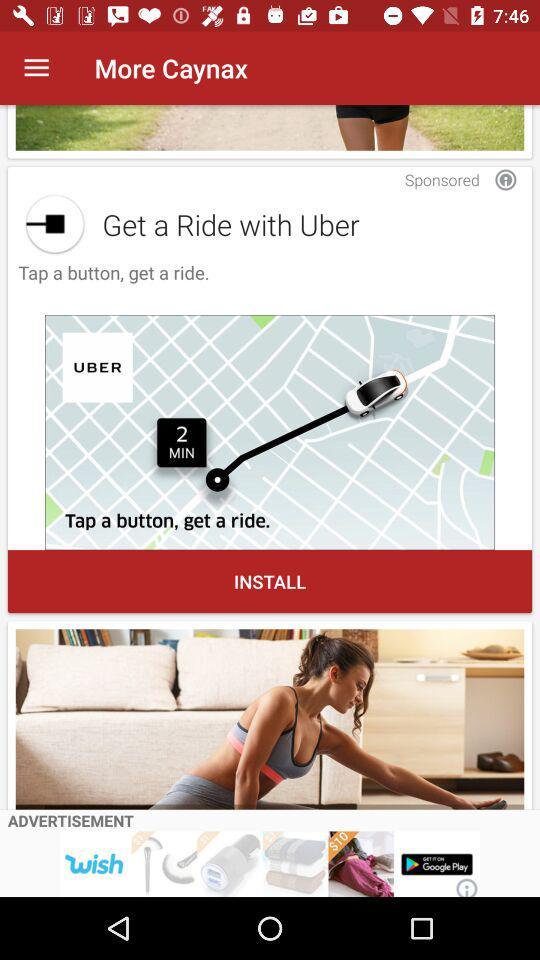 The width and height of the screenshot is (540, 960). Describe the element at coordinates (270, 432) in the screenshot. I see `find transportation route` at that location.